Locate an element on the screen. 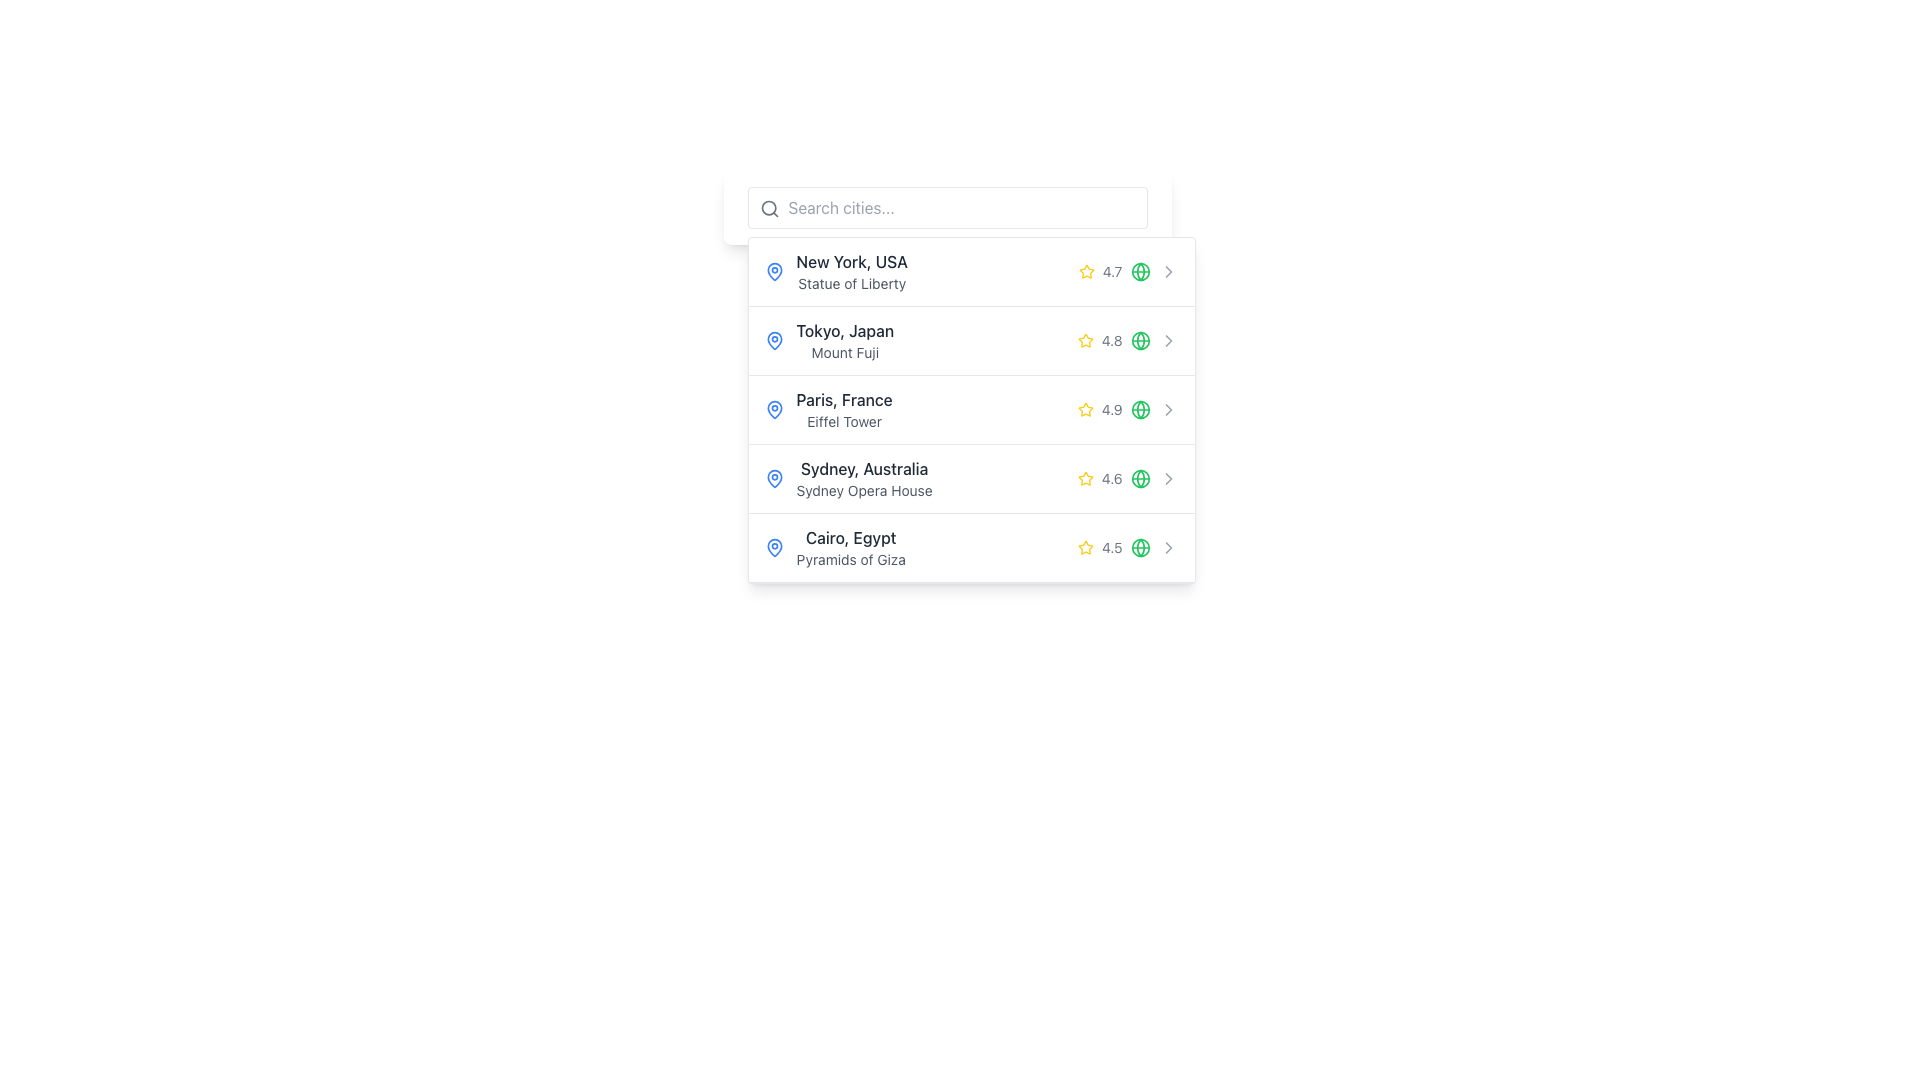 Image resolution: width=1920 pixels, height=1080 pixels. the yellow star-shaped icon indicating a rating feature located to the left of the rating value '4.5' for 'Cairo, Egypt' is located at coordinates (1085, 547).